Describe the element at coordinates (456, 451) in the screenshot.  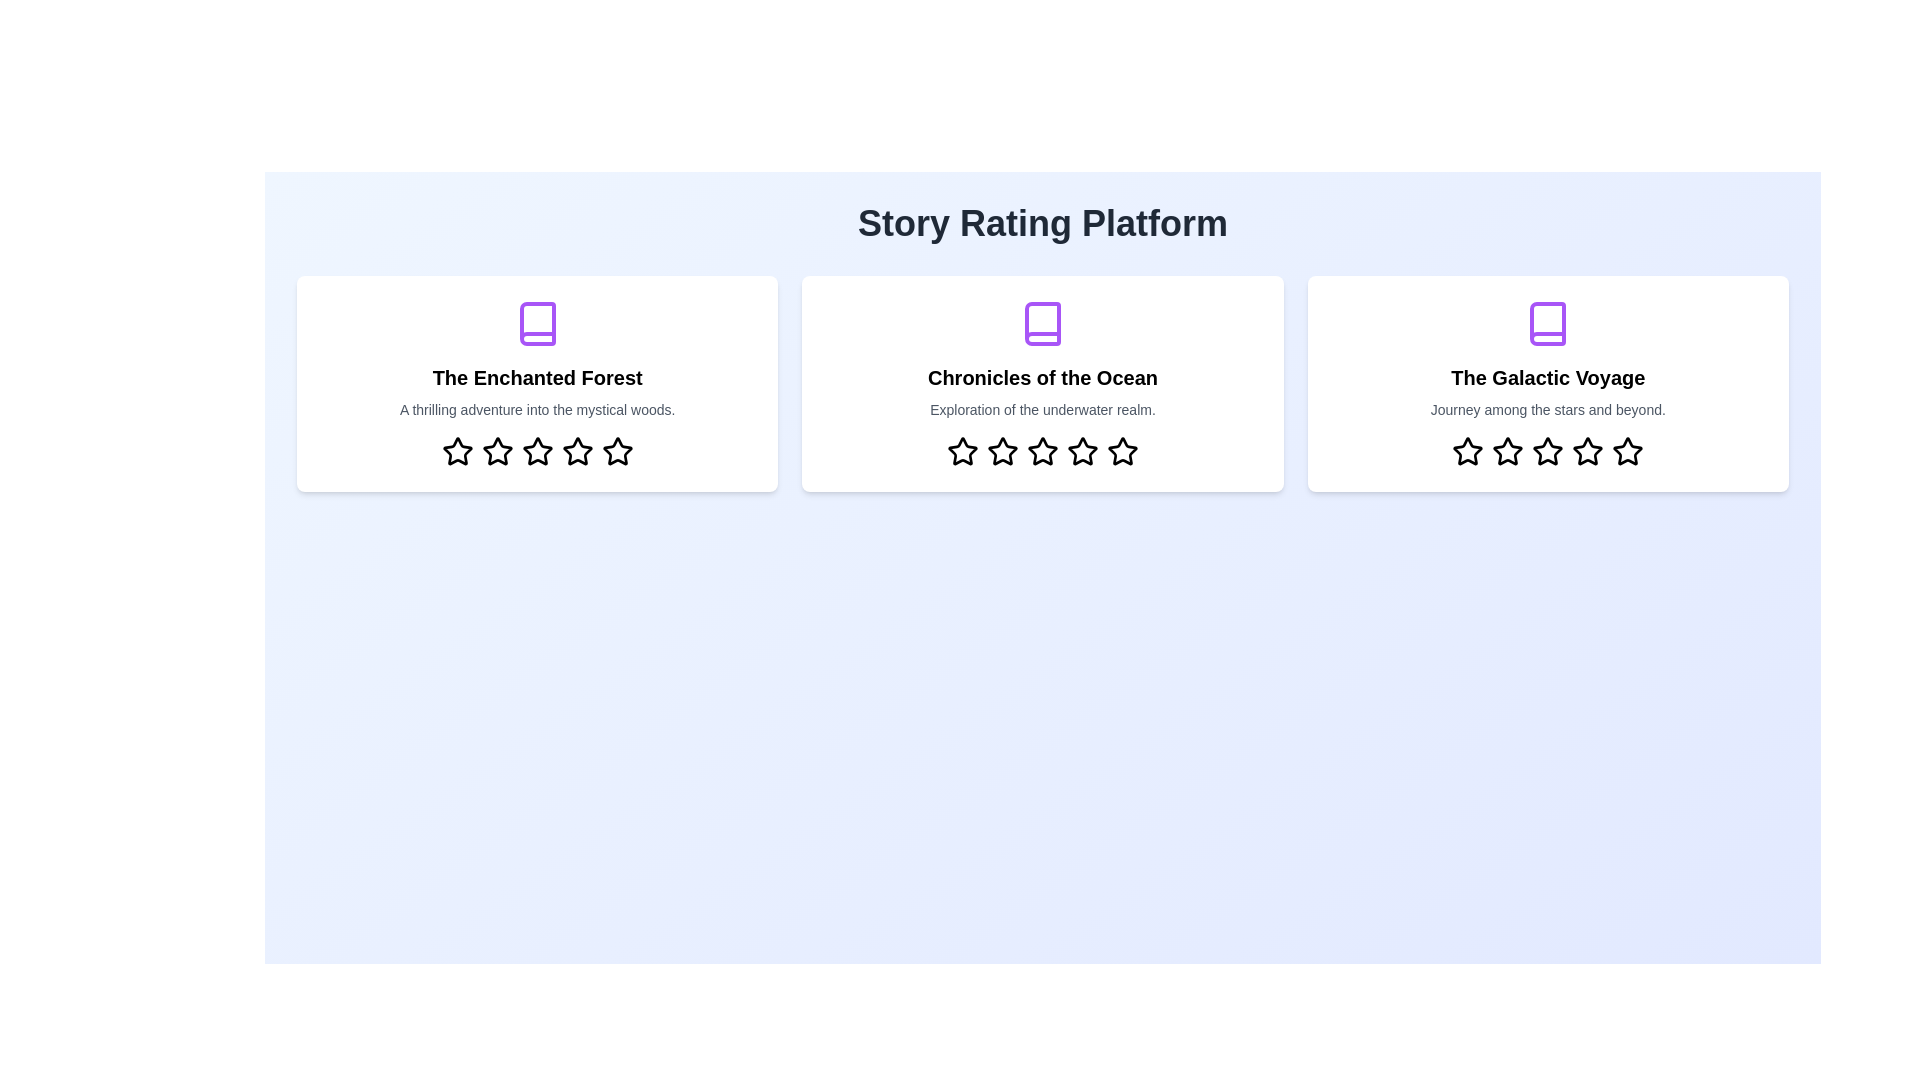
I see `the star corresponding to 1 rating in the 'The Enchanted Forest' story card` at that location.